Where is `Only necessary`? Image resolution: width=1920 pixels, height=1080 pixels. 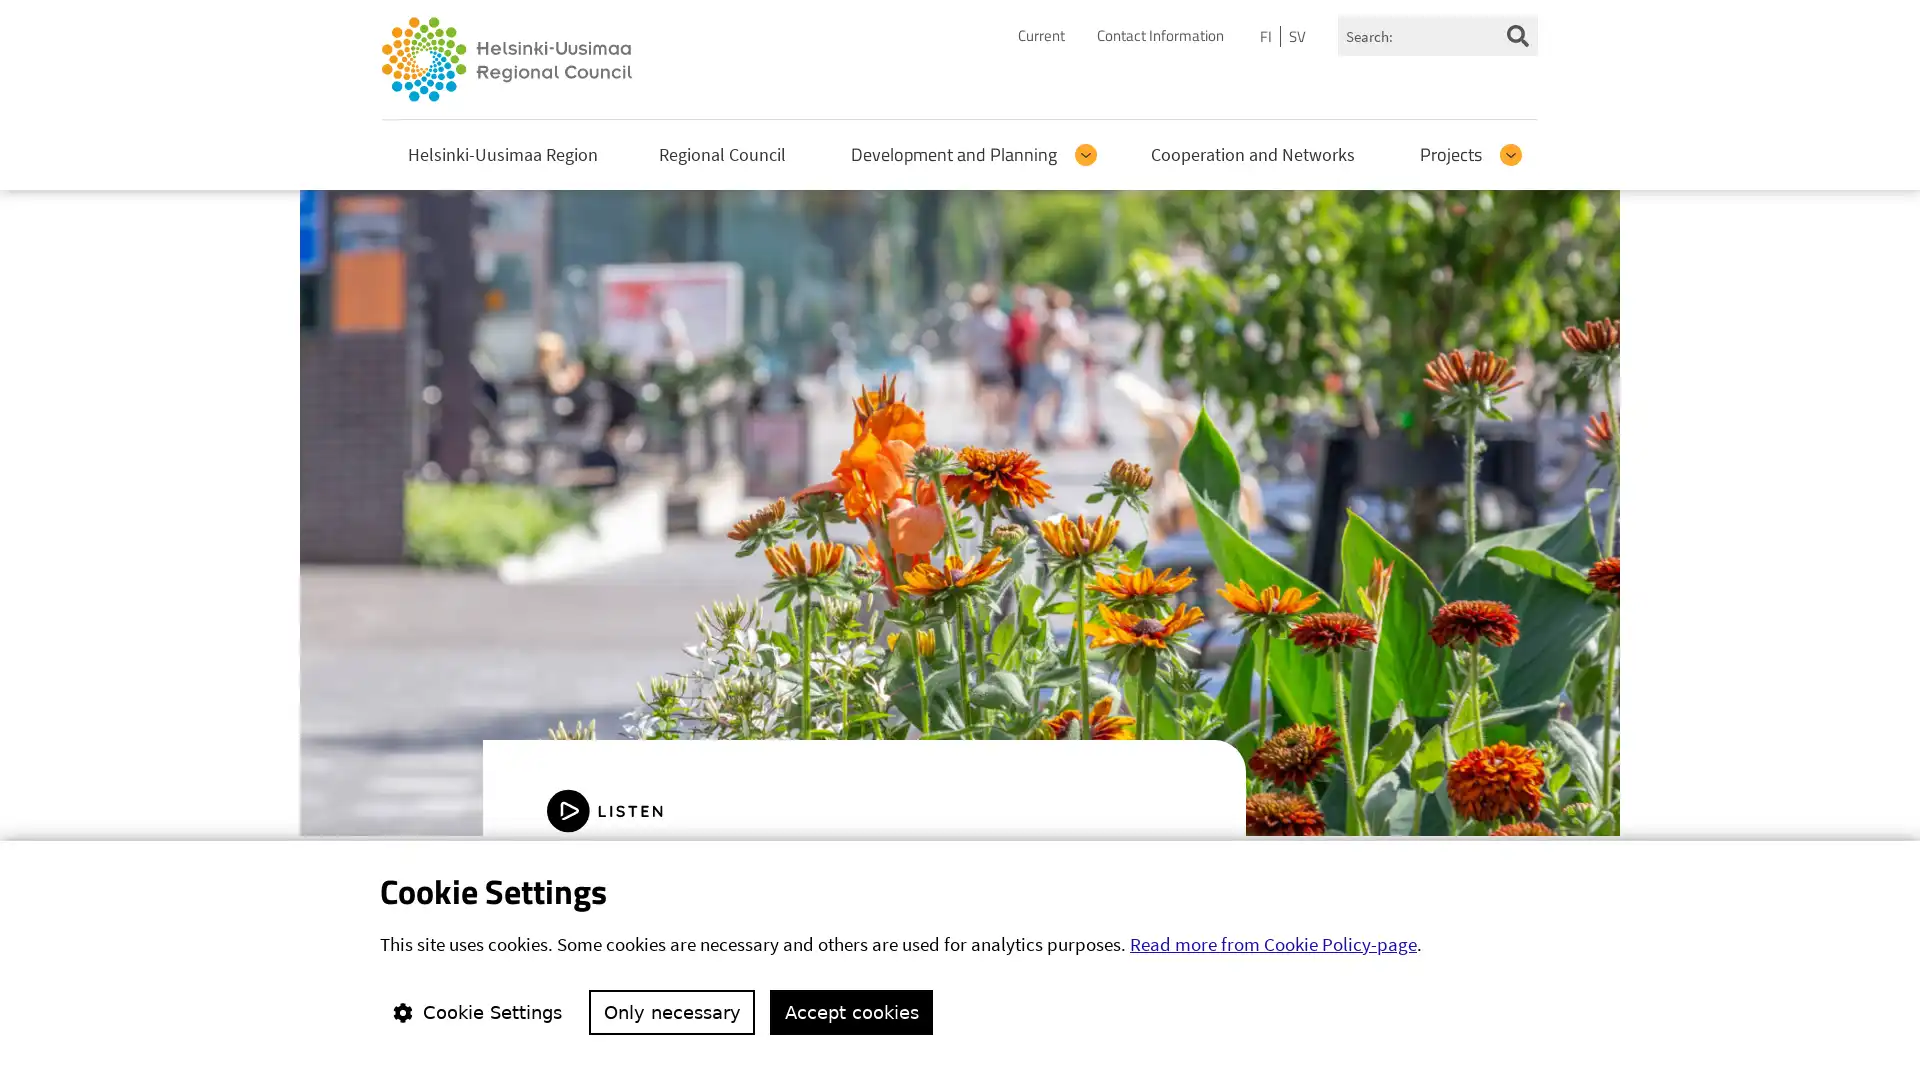
Only necessary is located at coordinates (672, 1012).